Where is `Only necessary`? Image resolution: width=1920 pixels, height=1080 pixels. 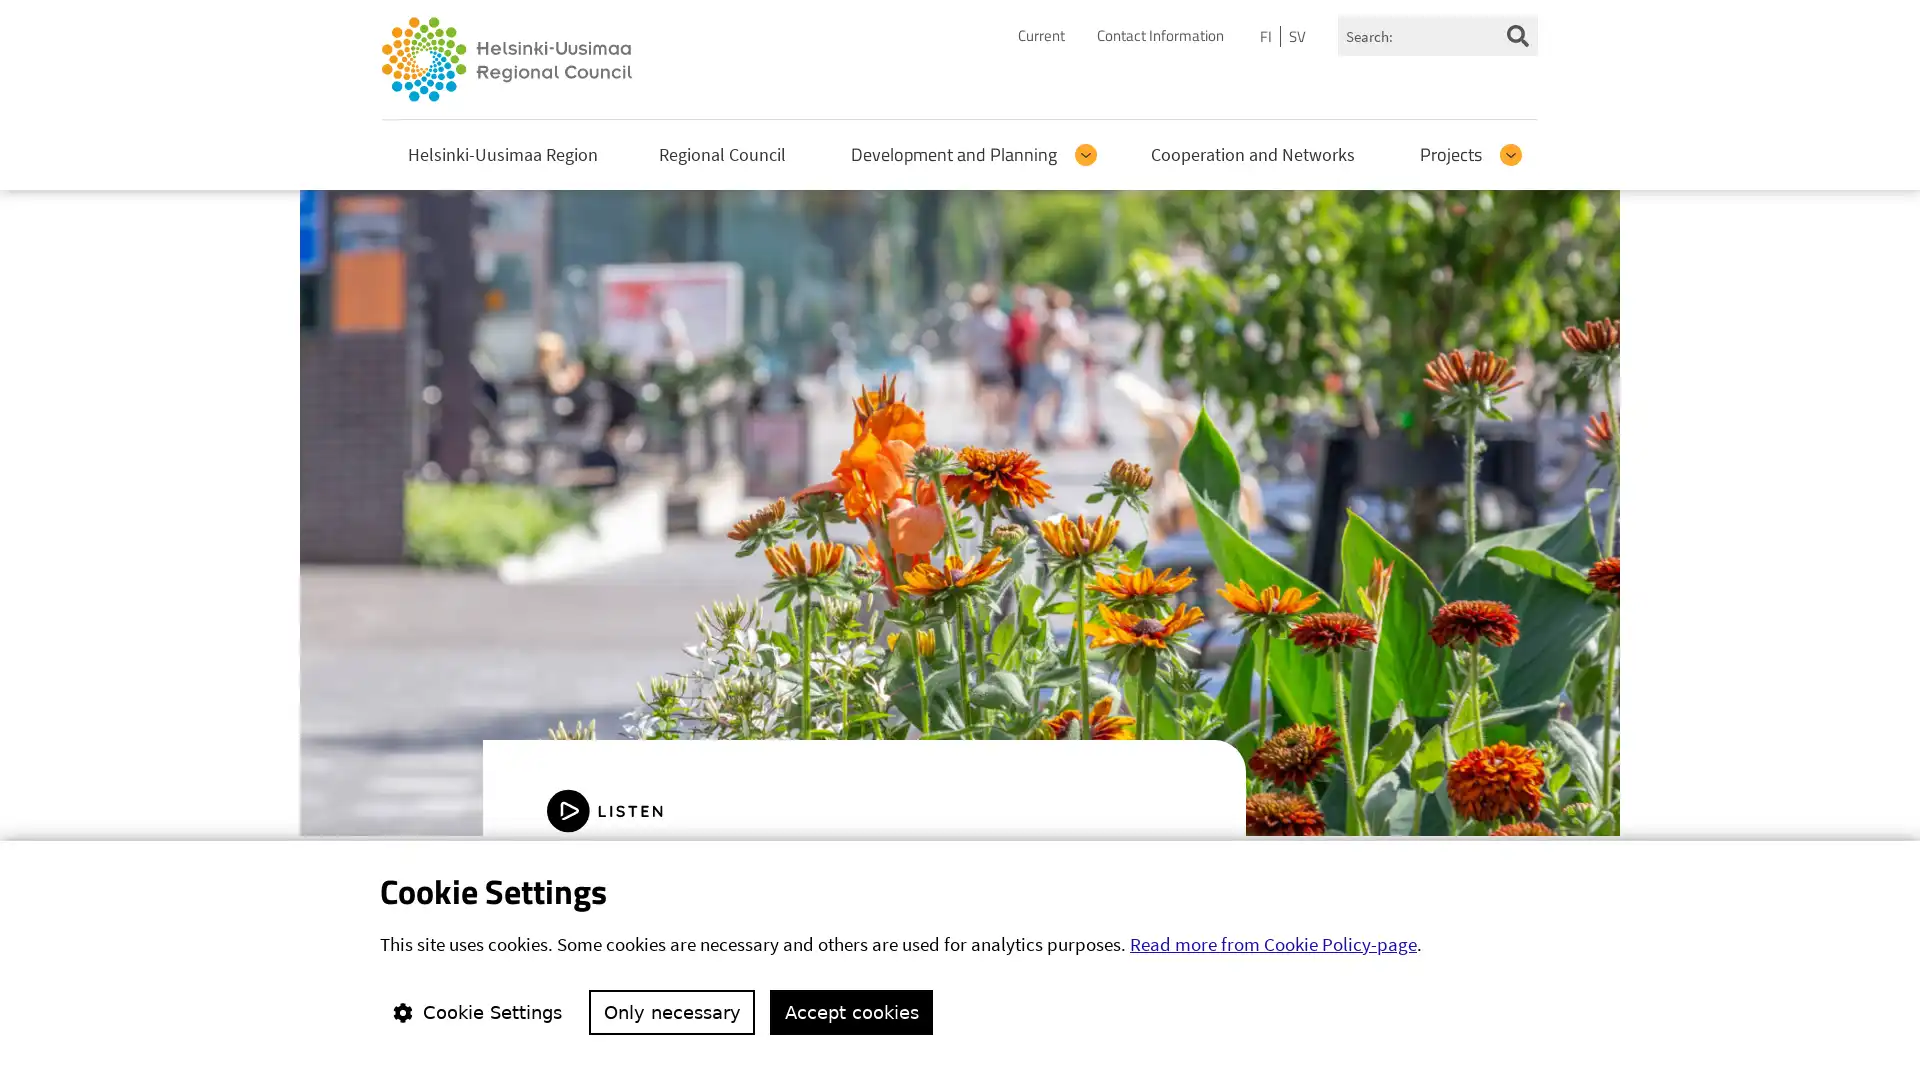
Only necessary is located at coordinates (672, 1012).